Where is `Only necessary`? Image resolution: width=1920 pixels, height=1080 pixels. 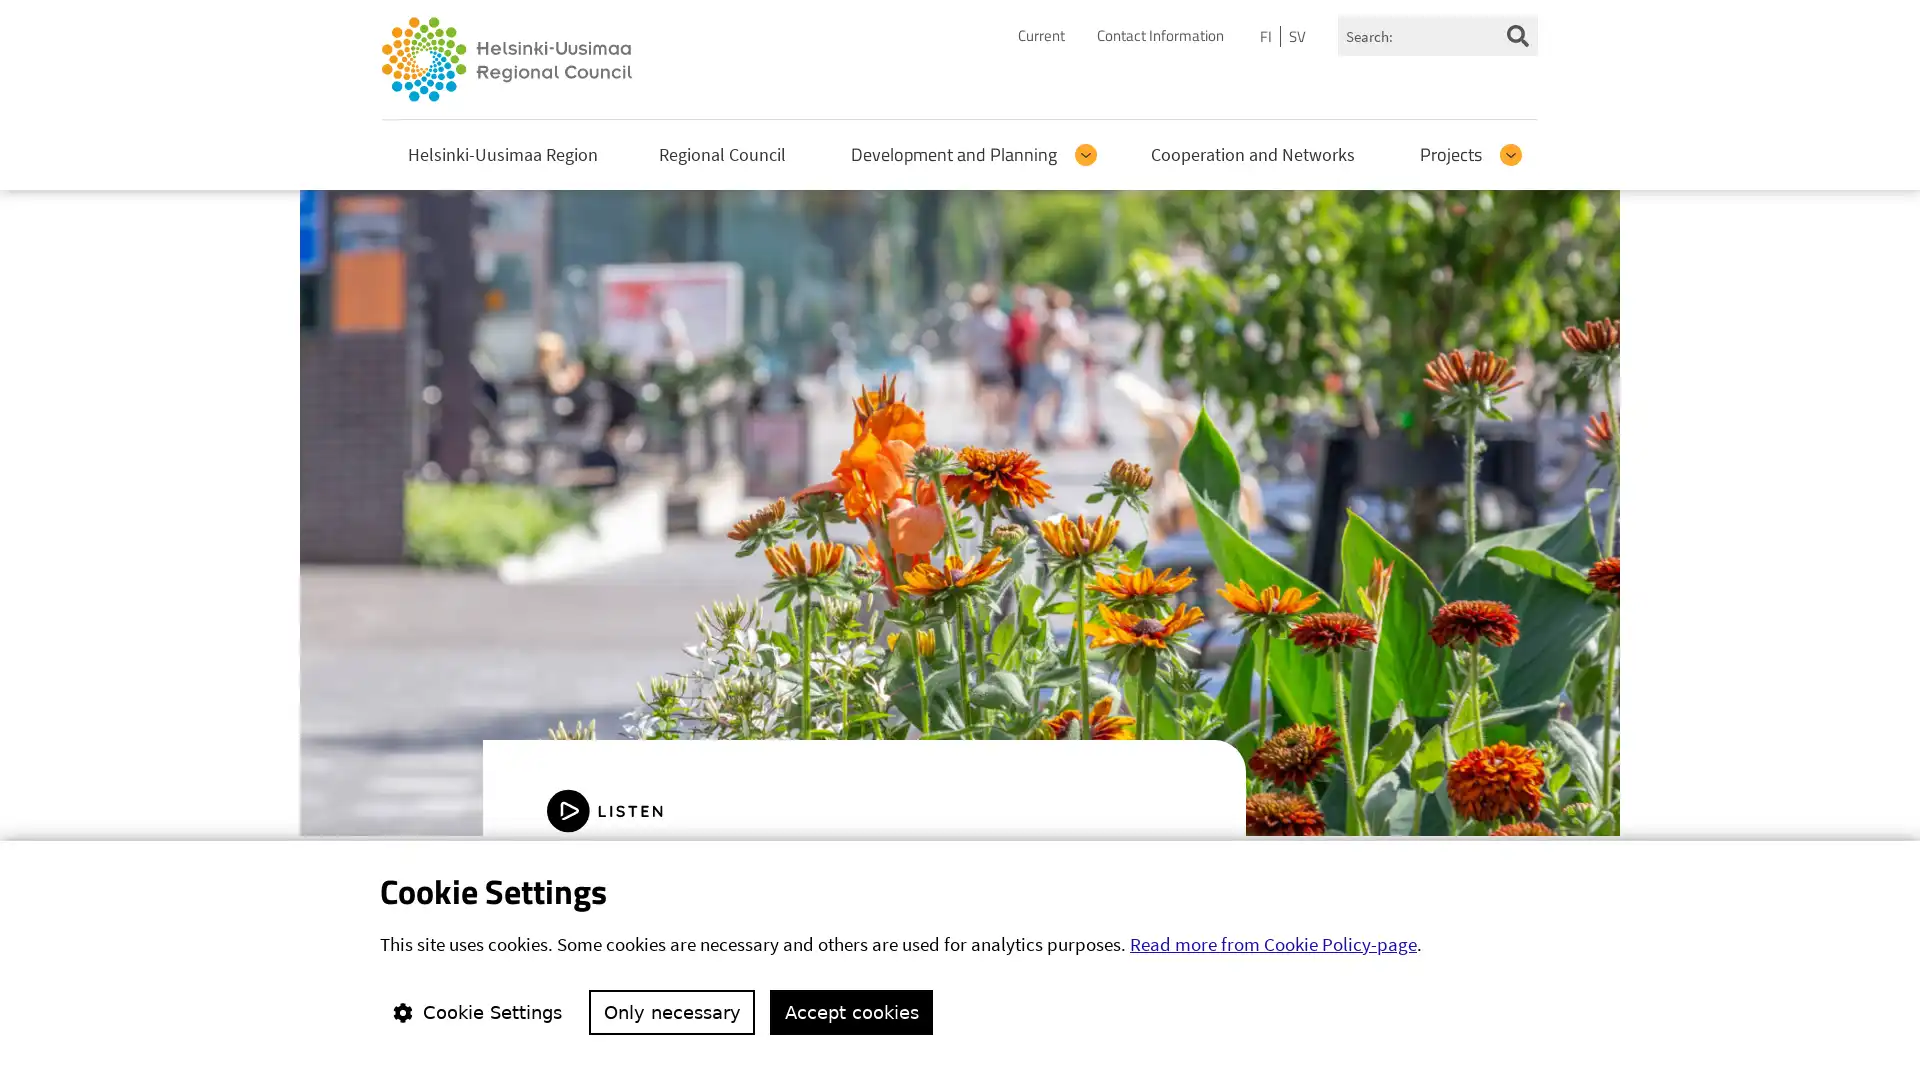
Only necessary is located at coordinates (672, 1012).